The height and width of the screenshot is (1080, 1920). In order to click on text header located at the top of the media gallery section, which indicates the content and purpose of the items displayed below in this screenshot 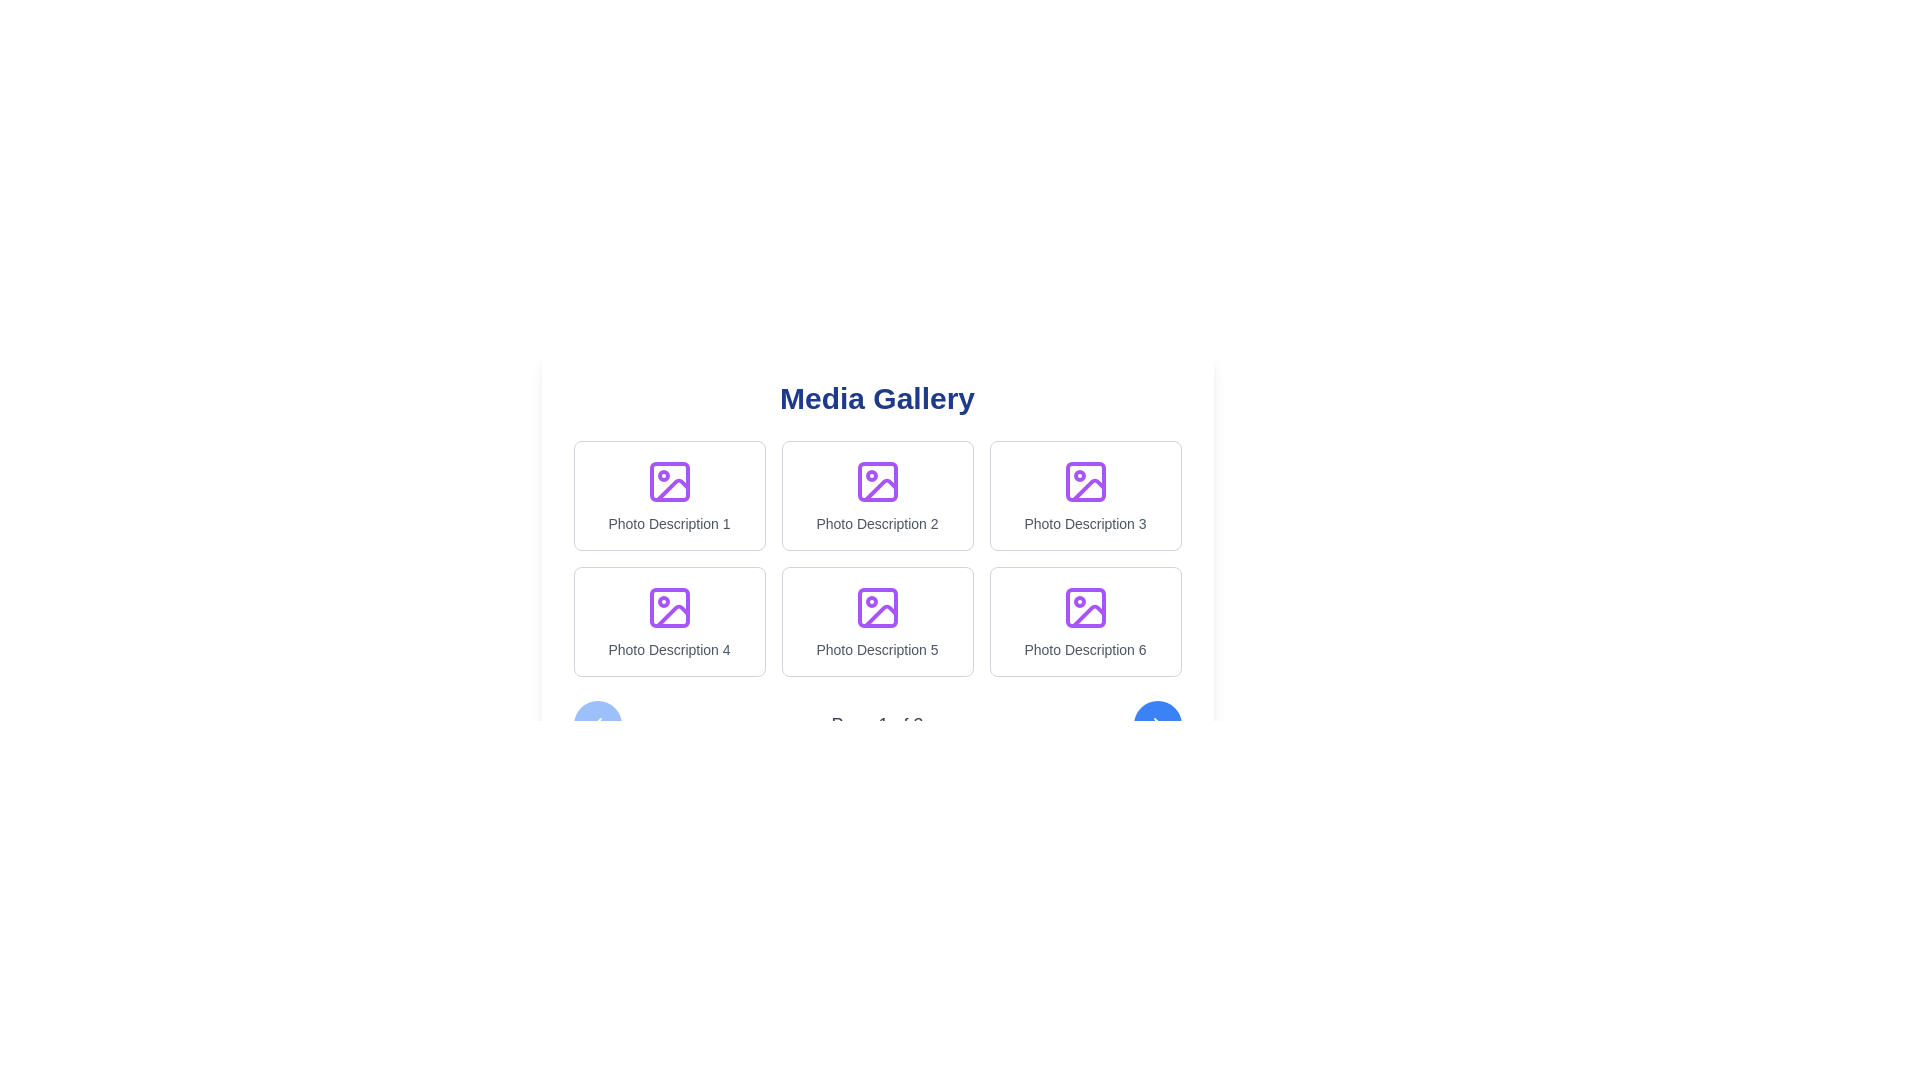, I will do `click(877, 398)`.